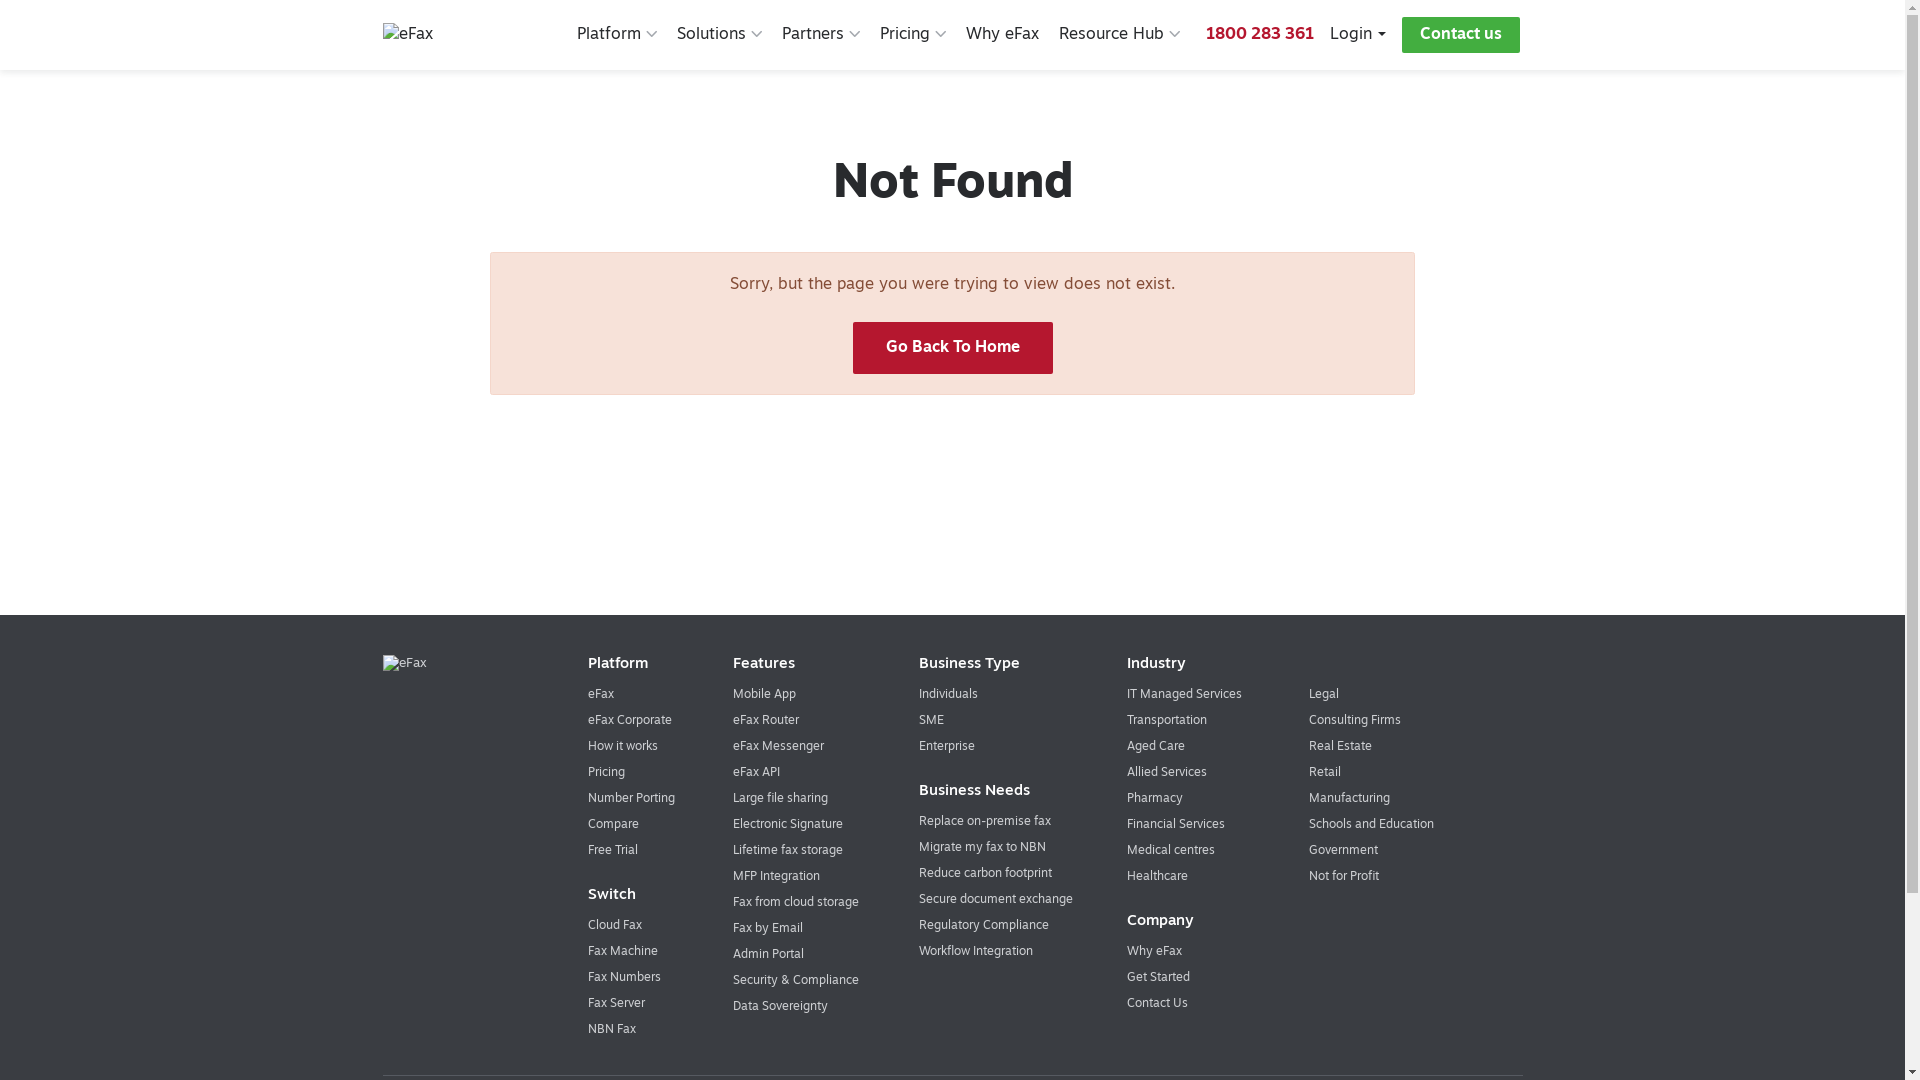  Describe the element at coordinates (795, 902) in the screenshot. I see `'Fax from cloud storage'` at that location.